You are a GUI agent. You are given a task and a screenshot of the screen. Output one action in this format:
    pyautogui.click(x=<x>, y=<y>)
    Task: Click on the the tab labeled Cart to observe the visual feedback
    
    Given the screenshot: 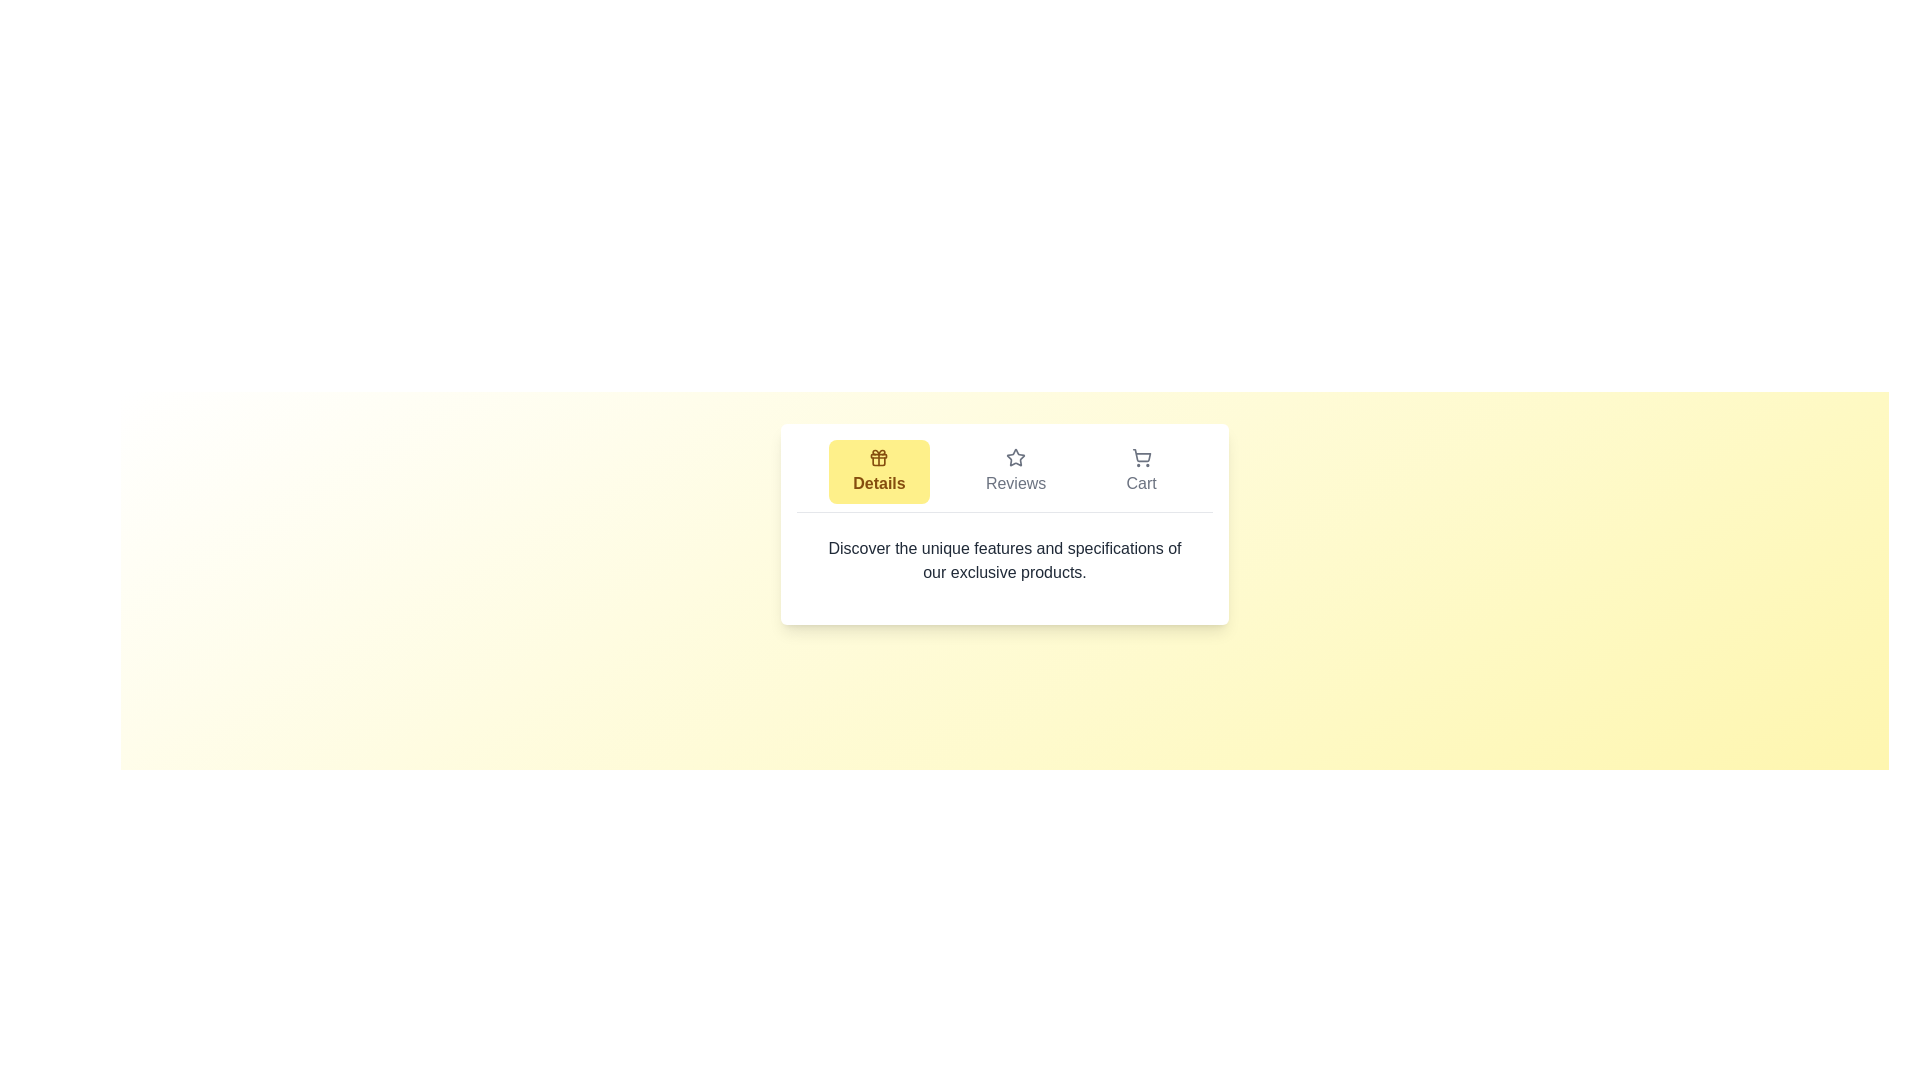 What is the action you would take?
    pyautogui.click(x=1142, y=471)
    